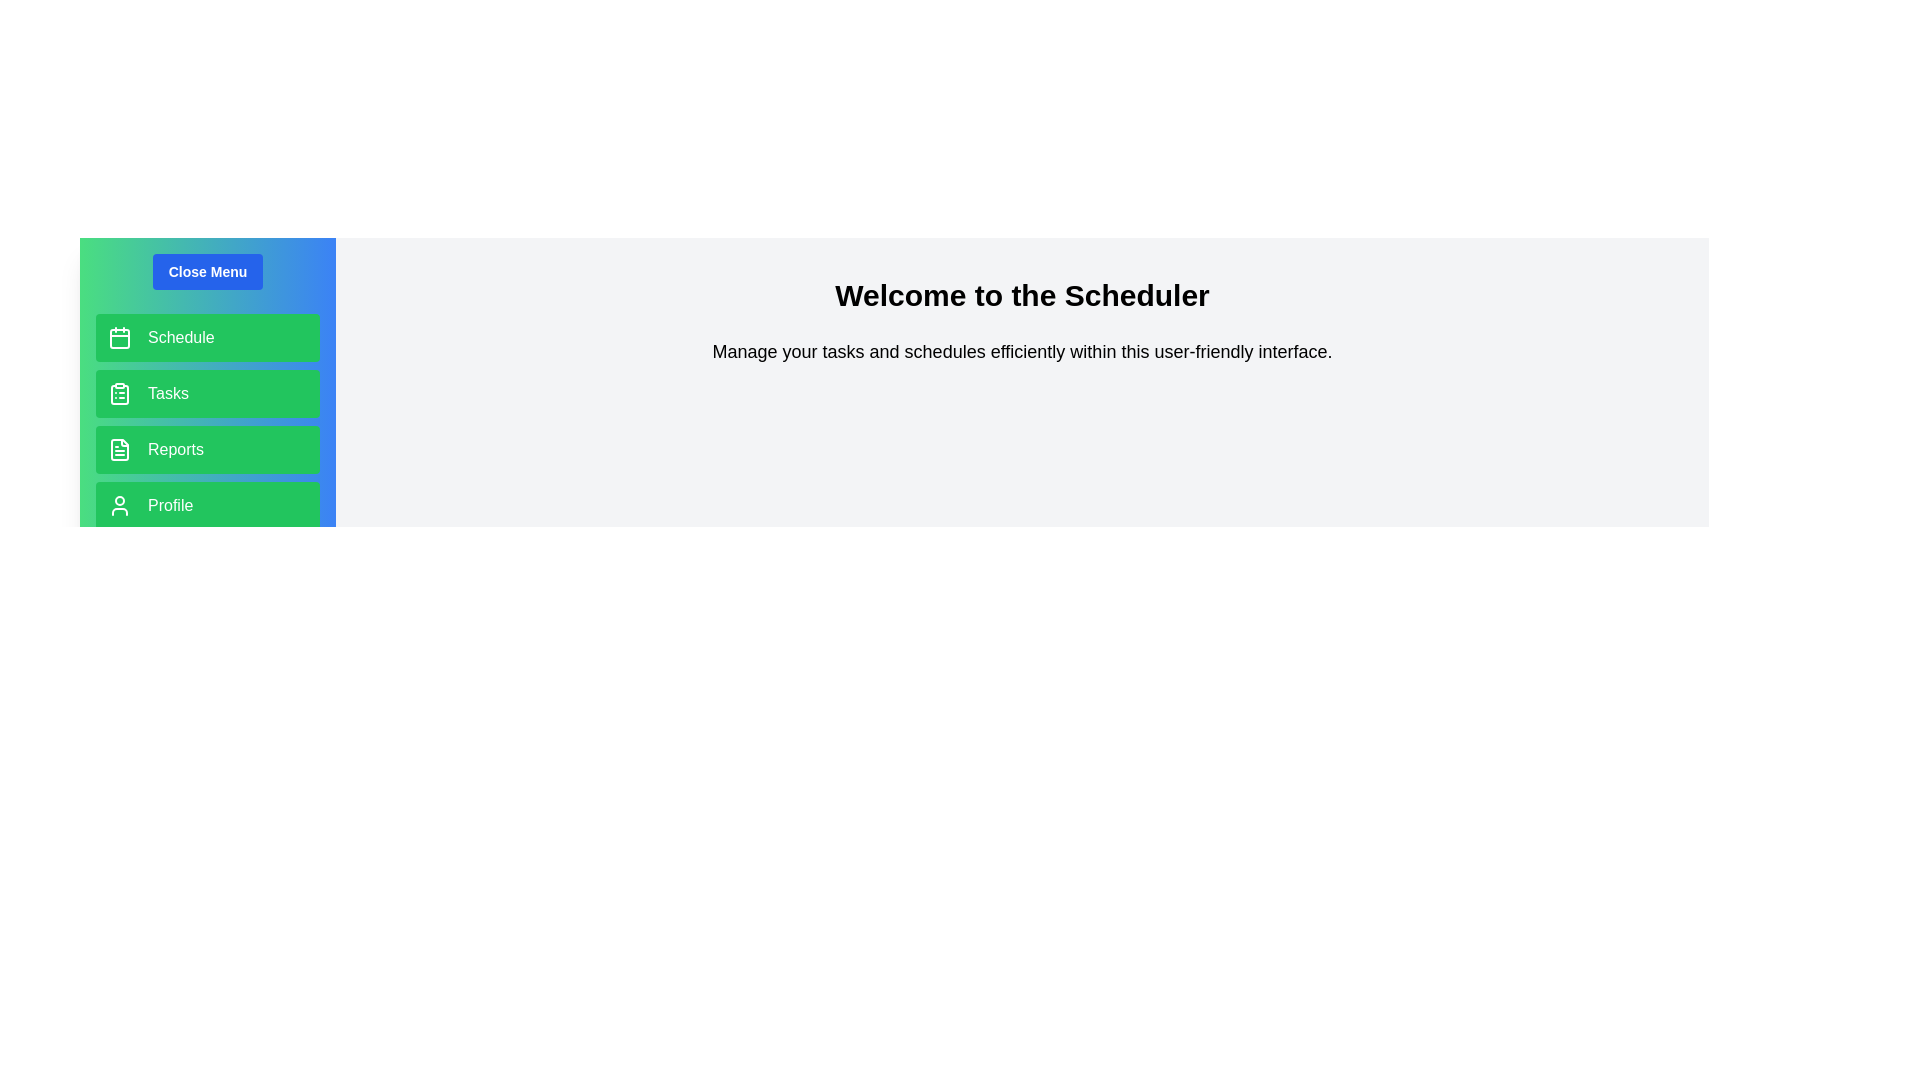 The width and height of the screenshot is (1920, 1080). Describe the element at coordinates (207, 337) in the screenshot. I see `the menu item Schedule to observe its hover effect` at that location.